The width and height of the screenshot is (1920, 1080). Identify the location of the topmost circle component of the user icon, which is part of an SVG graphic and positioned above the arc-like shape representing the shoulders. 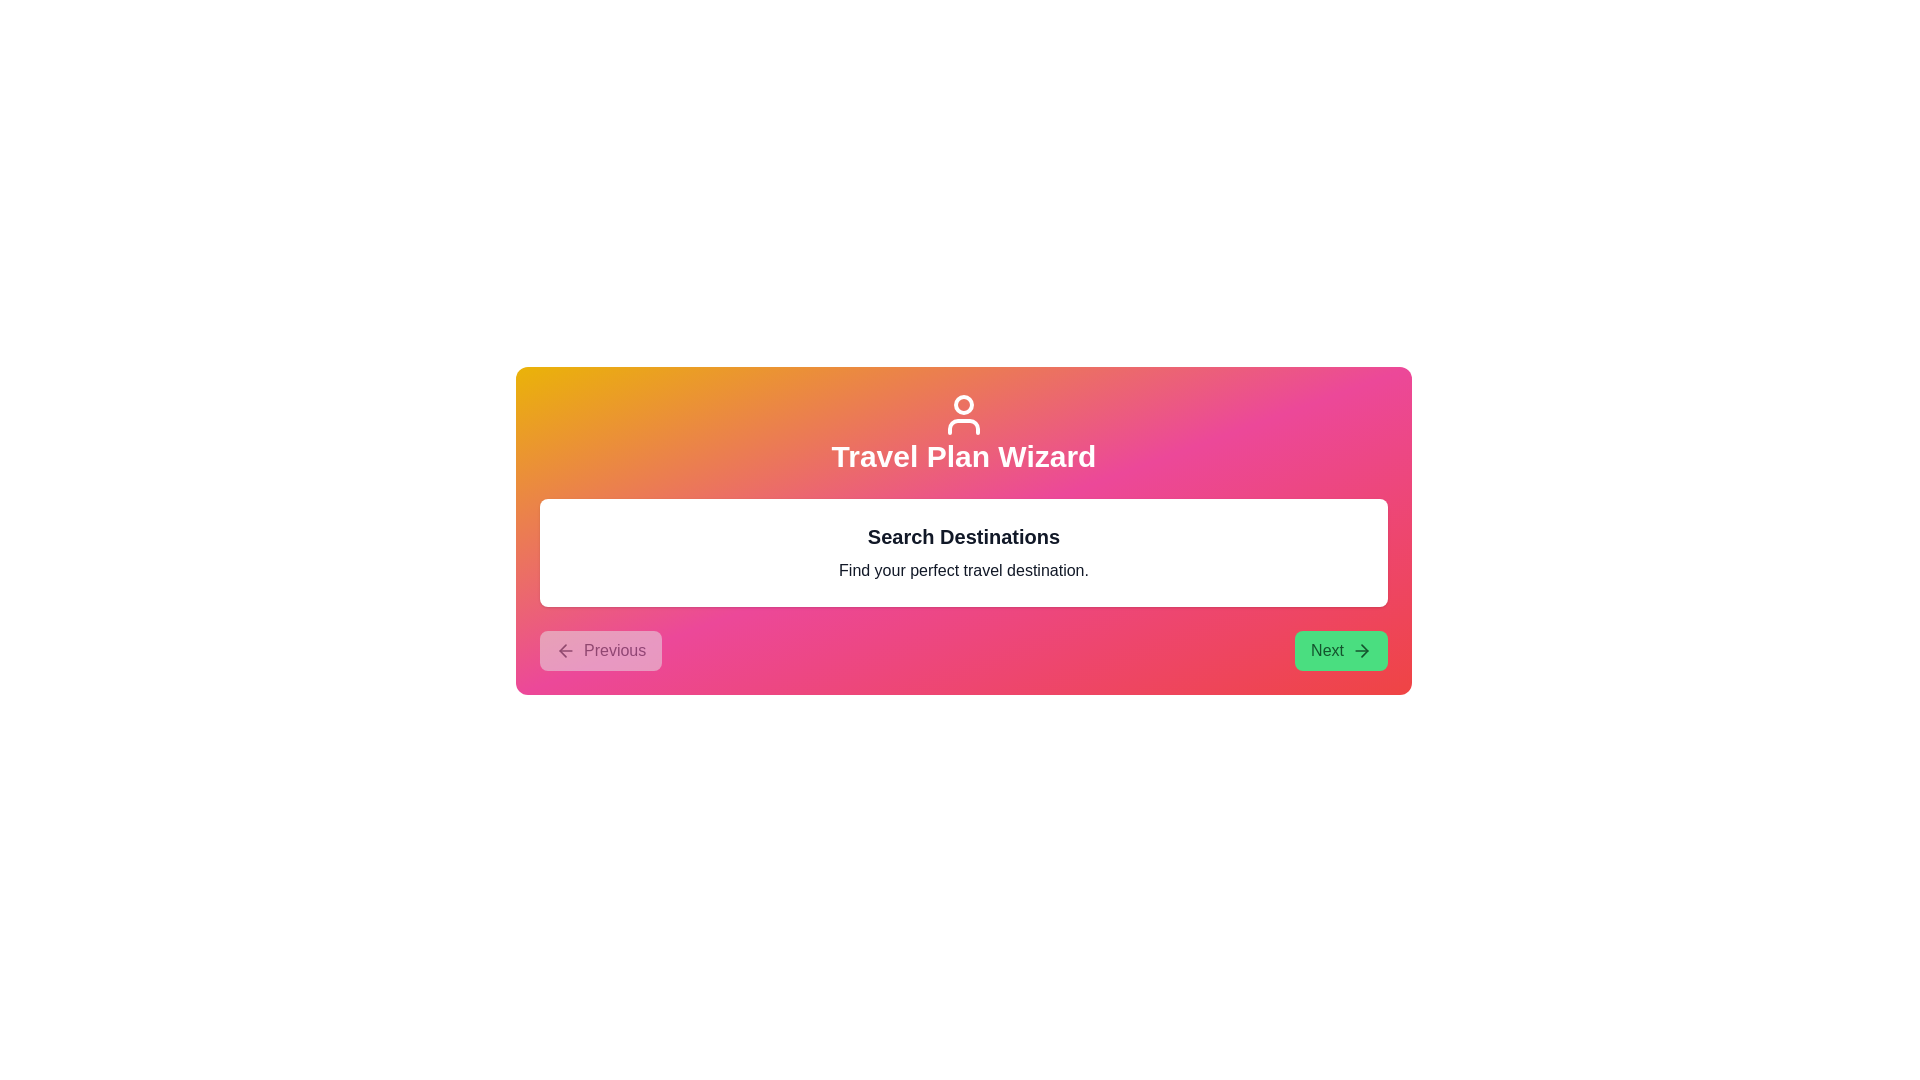
(964, 405).